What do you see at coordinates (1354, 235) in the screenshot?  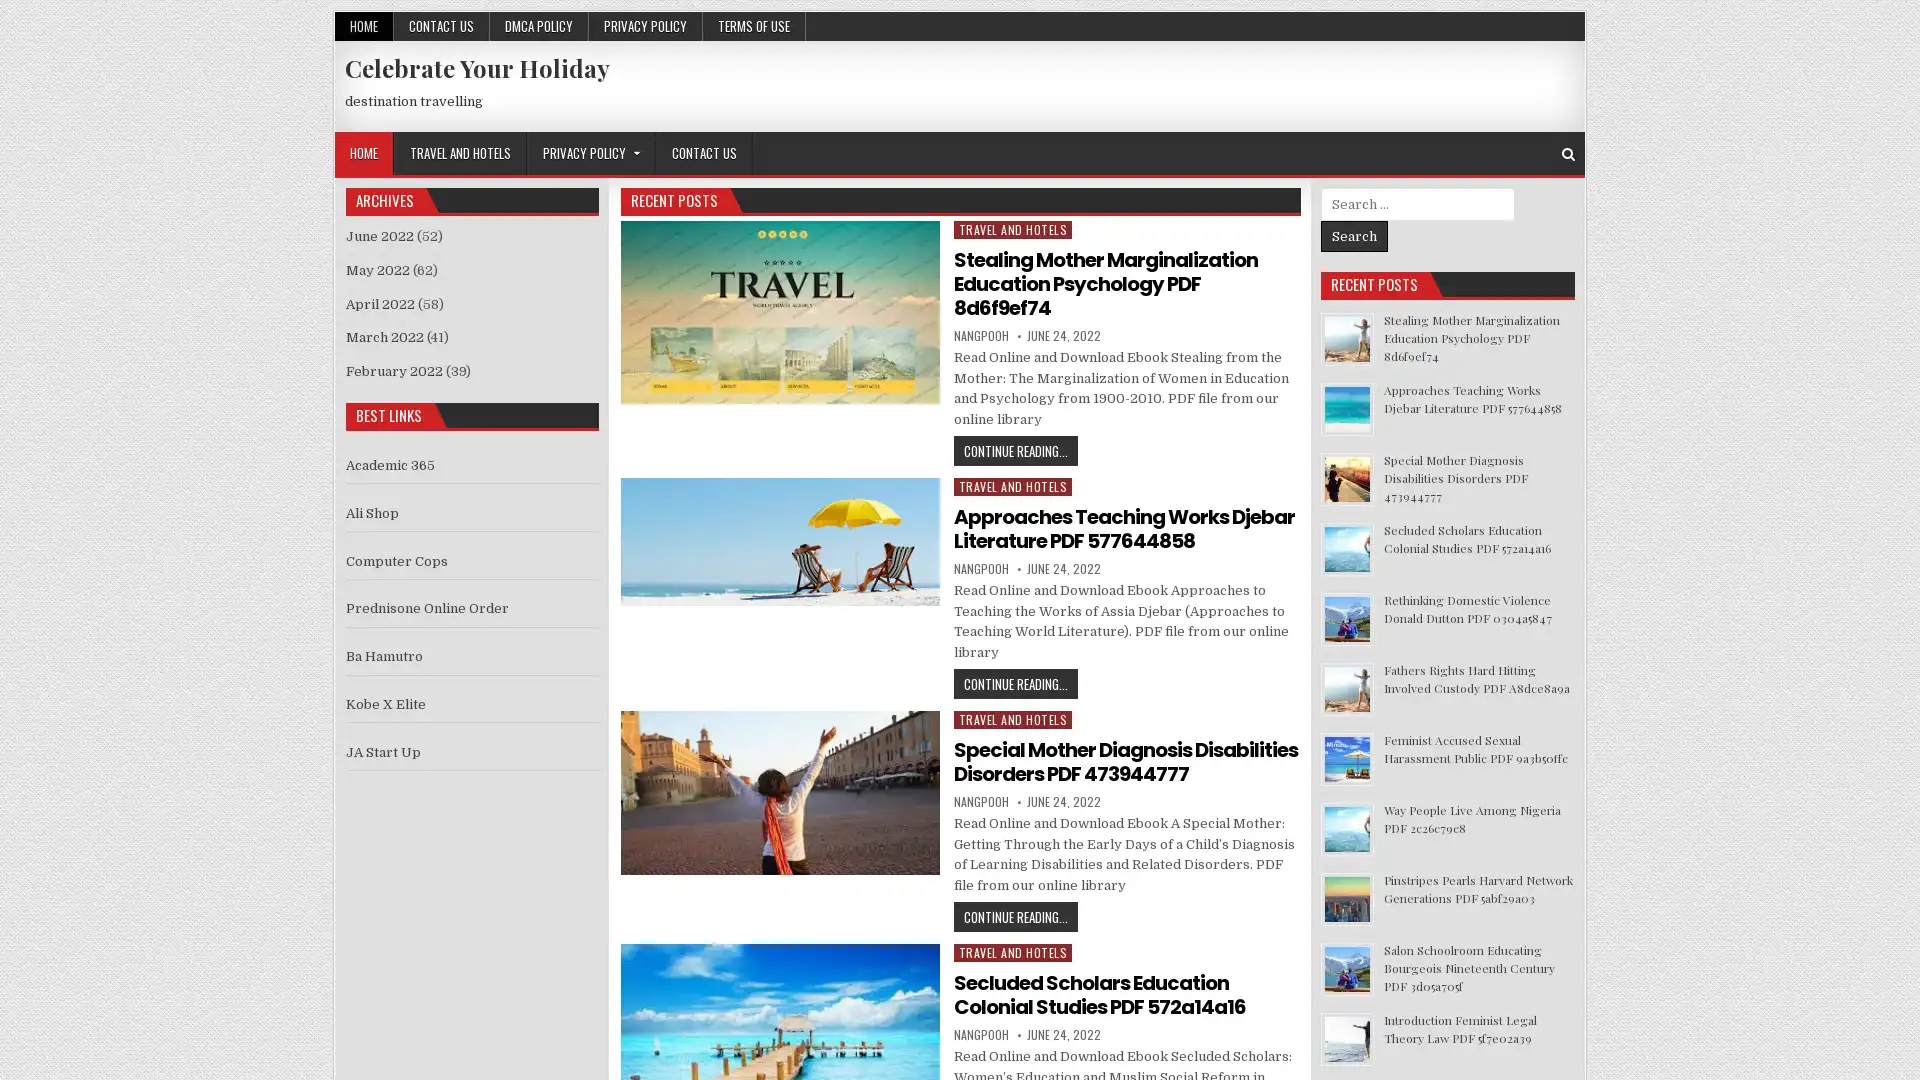 I see `Search` at bounding box center [1354, 235].